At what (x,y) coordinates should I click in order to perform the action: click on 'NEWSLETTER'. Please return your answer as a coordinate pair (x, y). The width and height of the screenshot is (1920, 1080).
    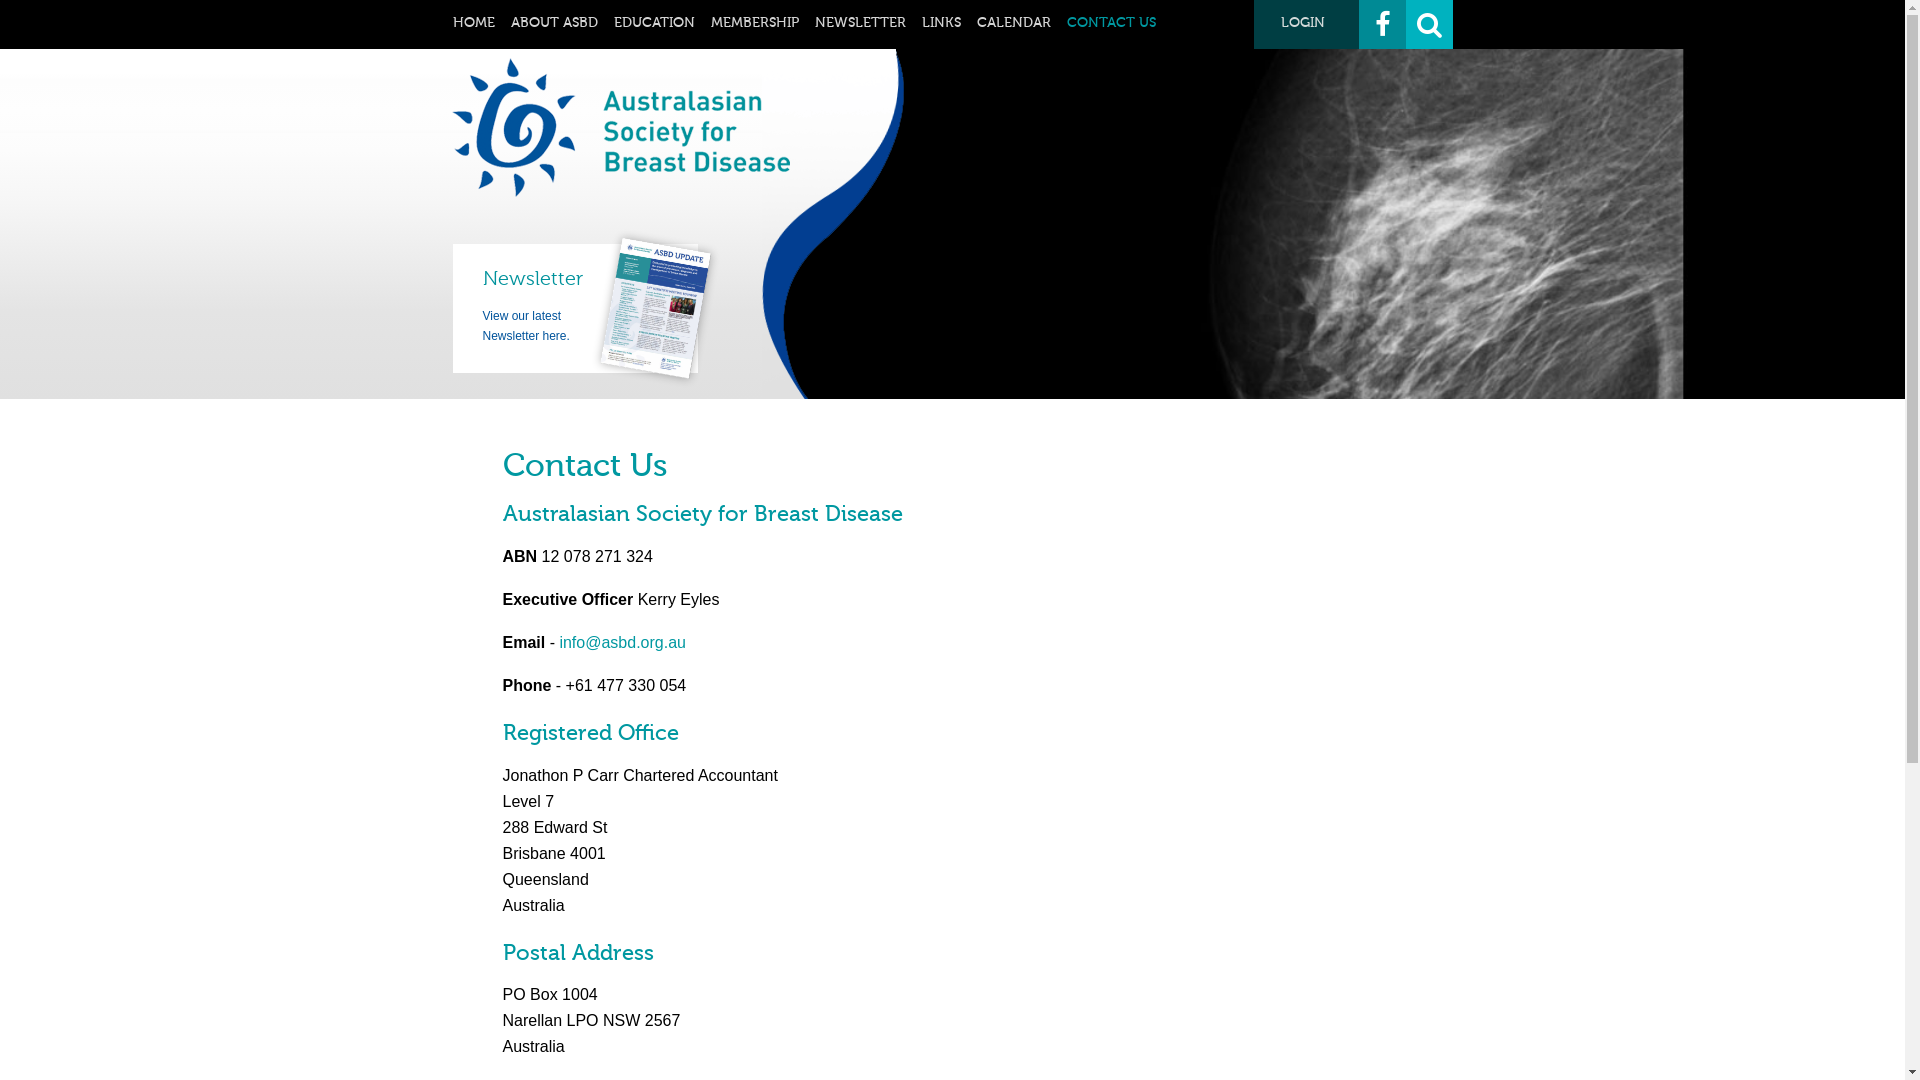
    Looking at the image, I should click on (859, 23).